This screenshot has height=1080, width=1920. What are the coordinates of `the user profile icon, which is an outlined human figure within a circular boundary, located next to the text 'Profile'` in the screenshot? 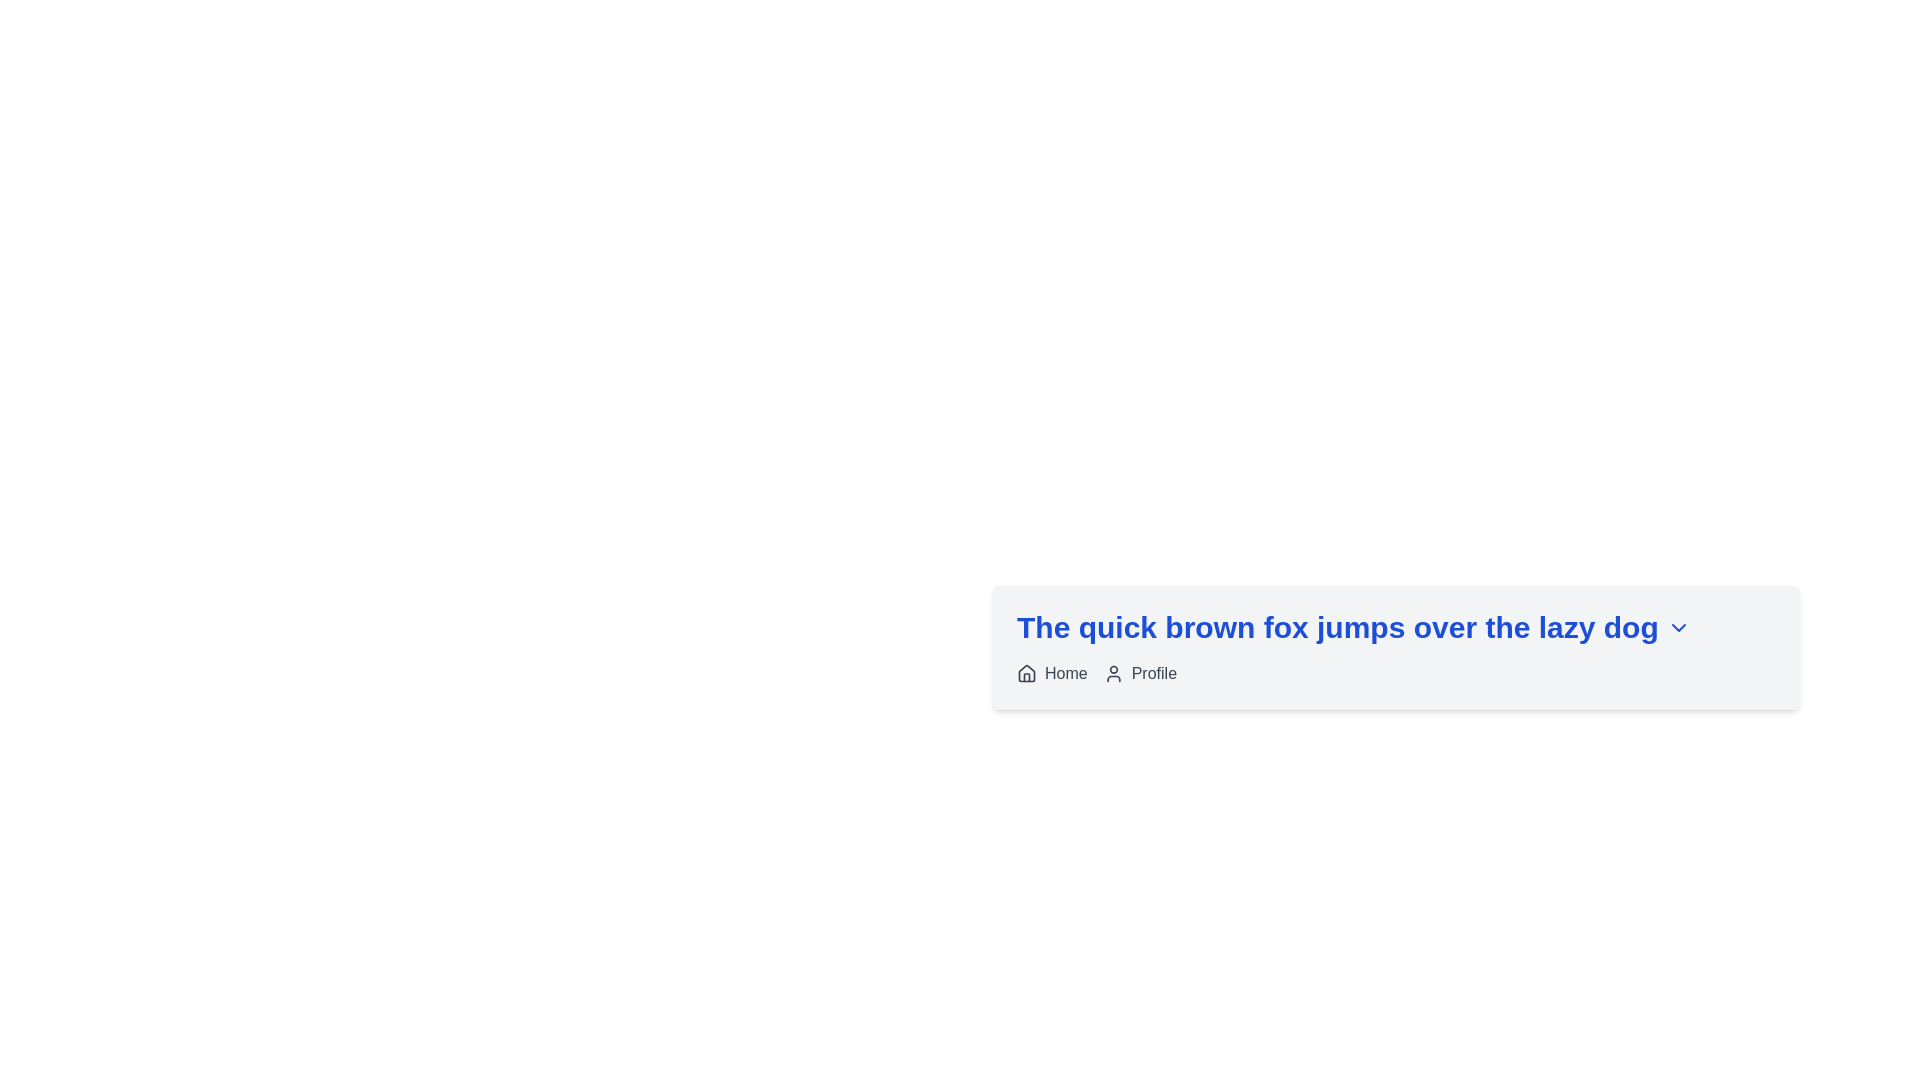 It's located at (1112, 674).